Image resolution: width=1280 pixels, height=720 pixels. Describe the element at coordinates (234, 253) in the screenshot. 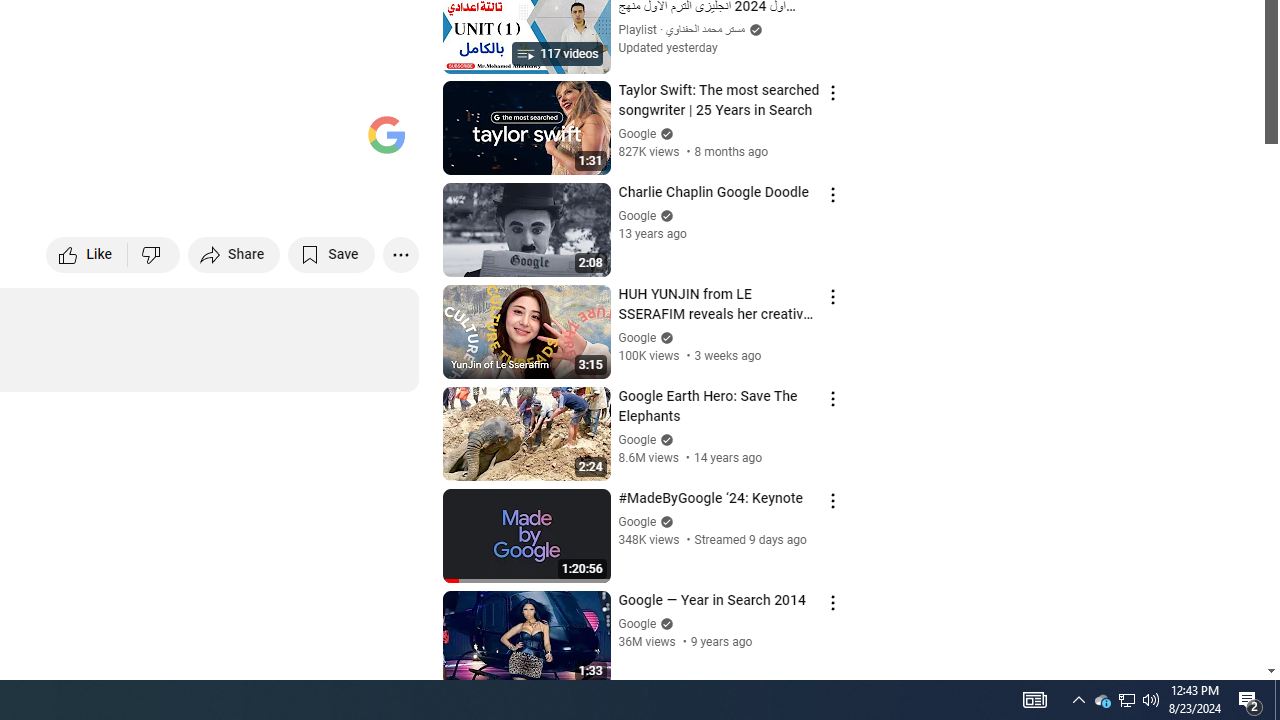

I see `'Share'` at that location.